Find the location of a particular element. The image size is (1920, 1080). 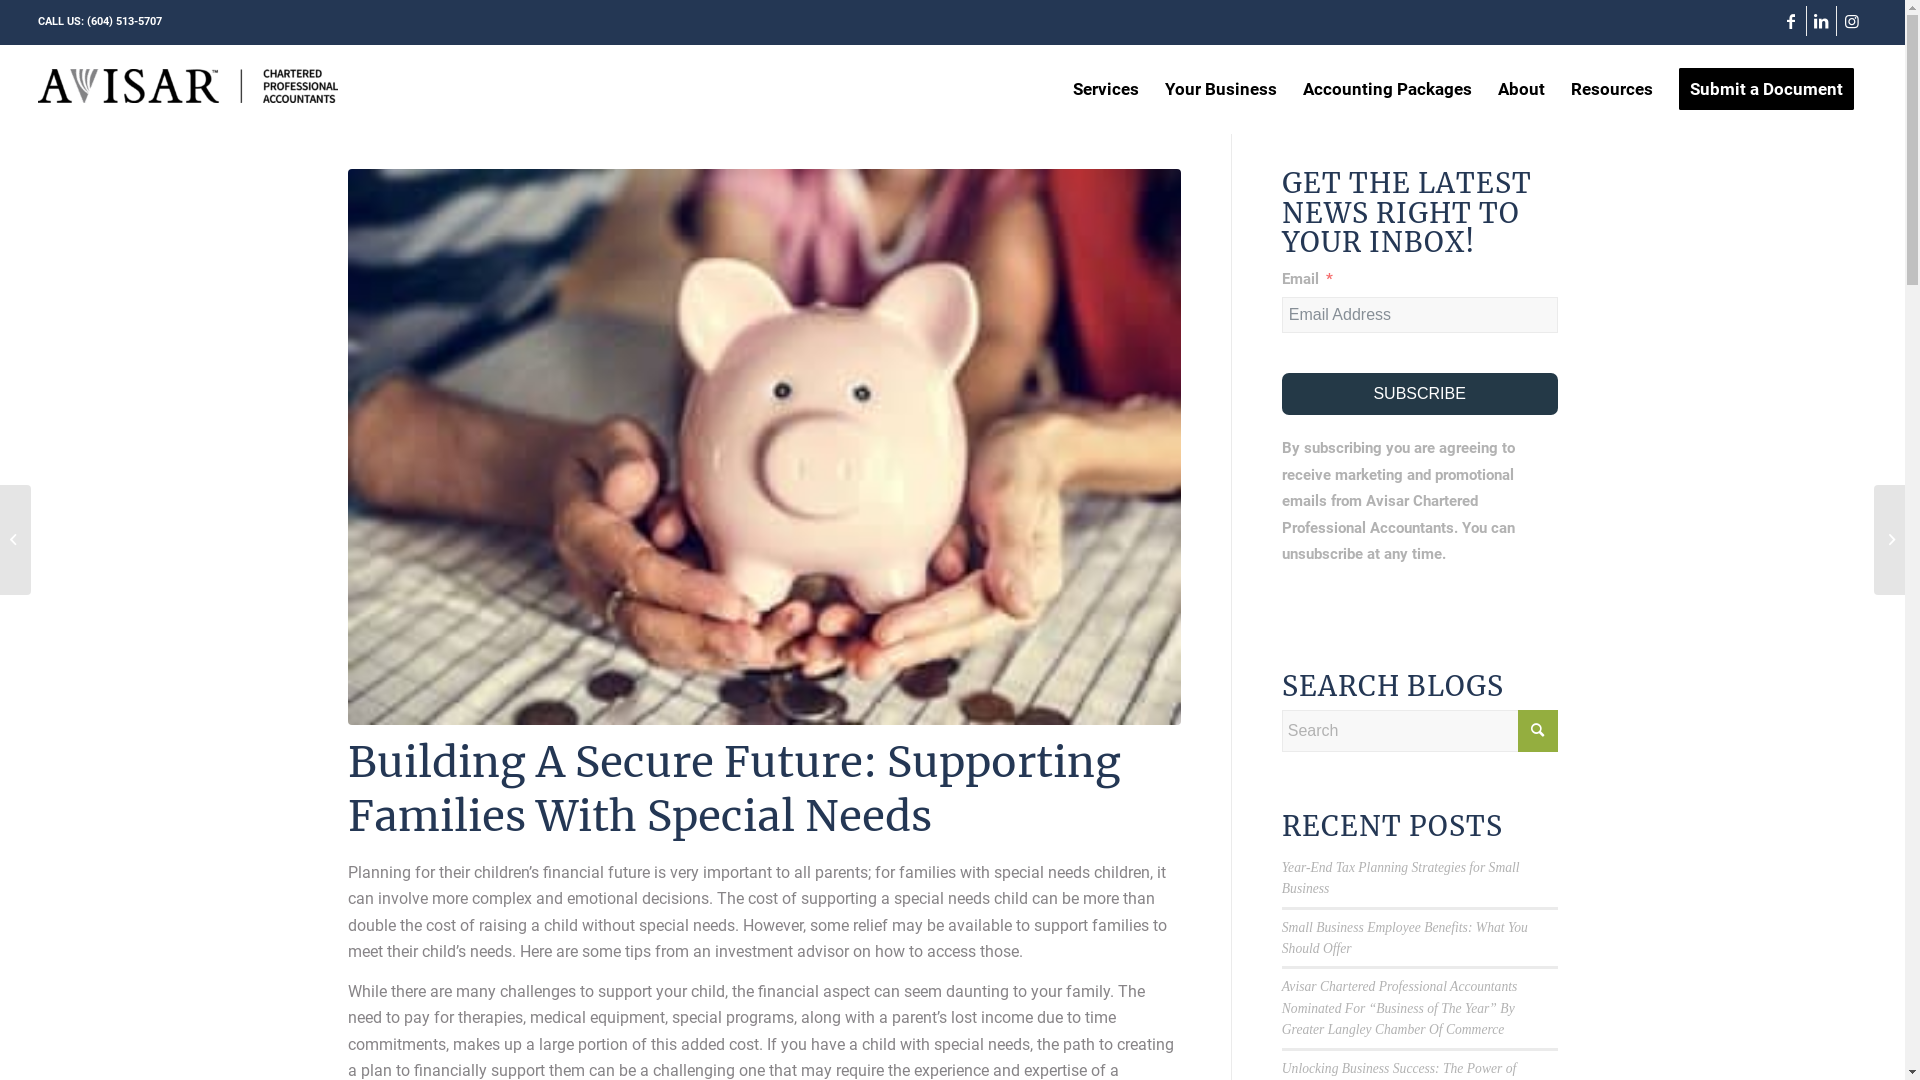

'Instagram' is located at coordinates (1837, 20).